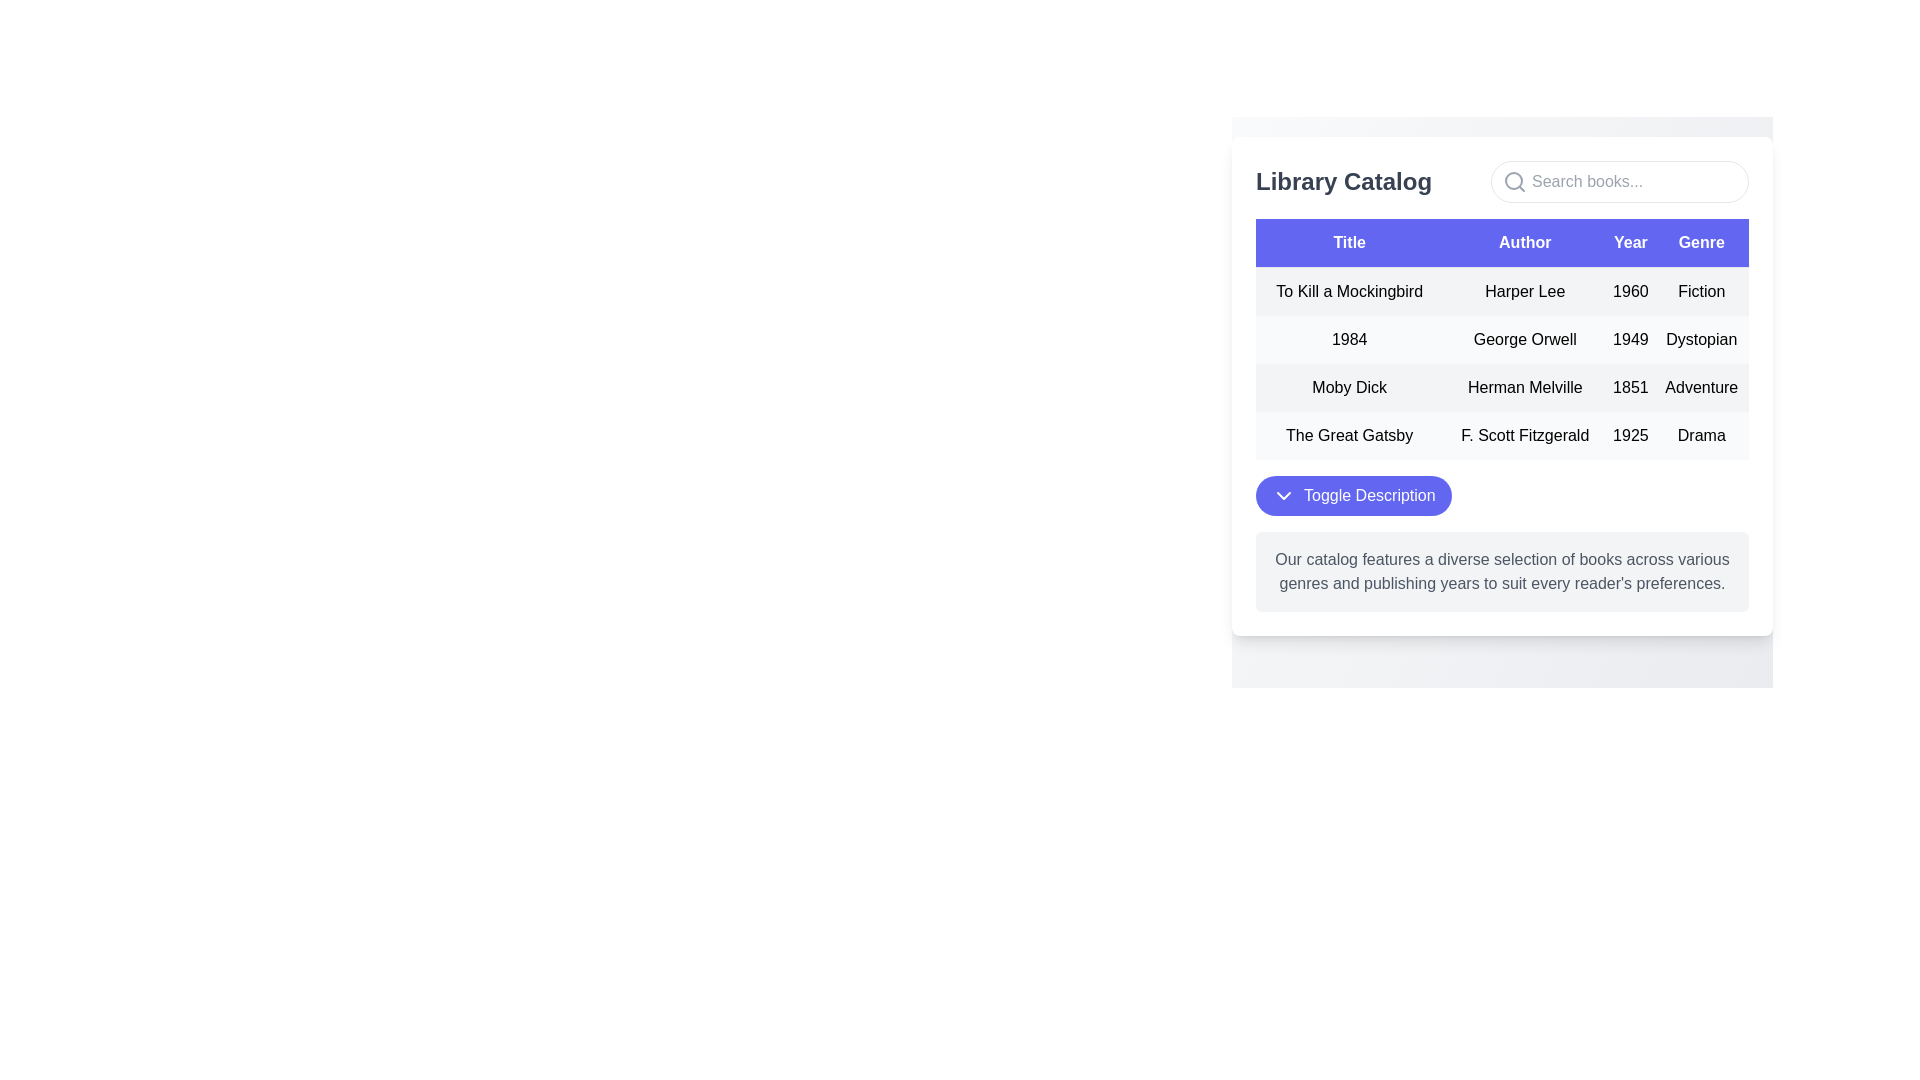 This screenshot has height=1080, width=1920. I want to click on the descriptive text block located near the bottom of the 'Library Catalog' section, below the 'Toggle Description' button, so click(1502, 571).